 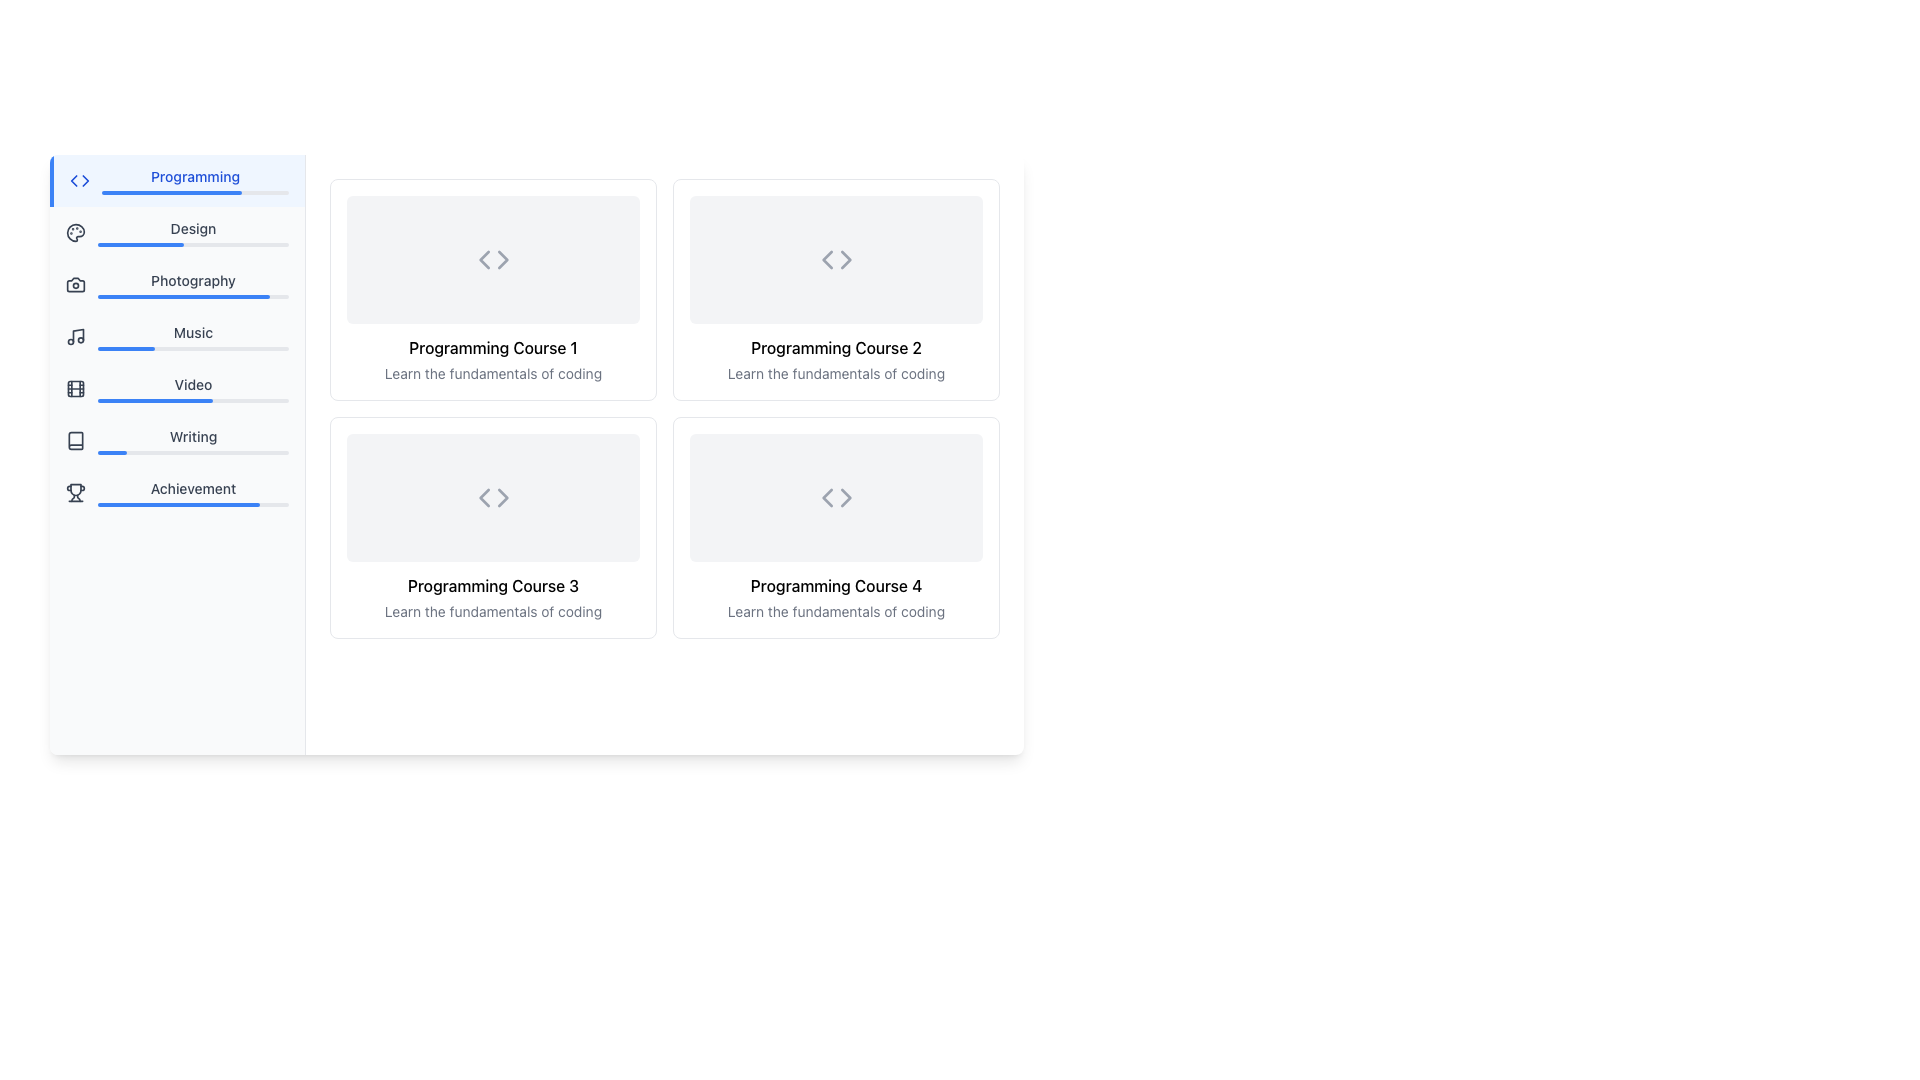 I want to click on the small rectangular icon resembling an open book located on the left side of the interface, so click(x=76, y=439).